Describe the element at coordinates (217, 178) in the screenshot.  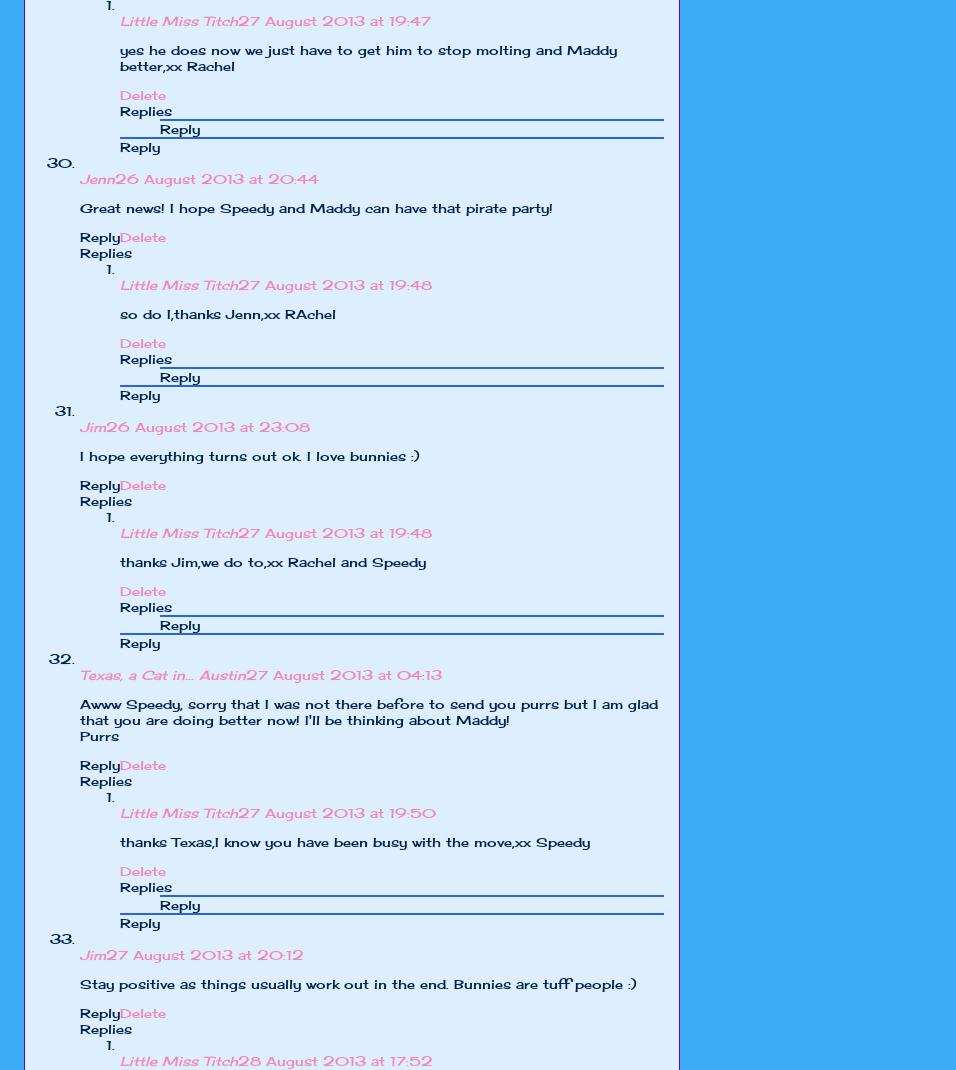
I see `'26 August 2013 at 20:44'` at that location.